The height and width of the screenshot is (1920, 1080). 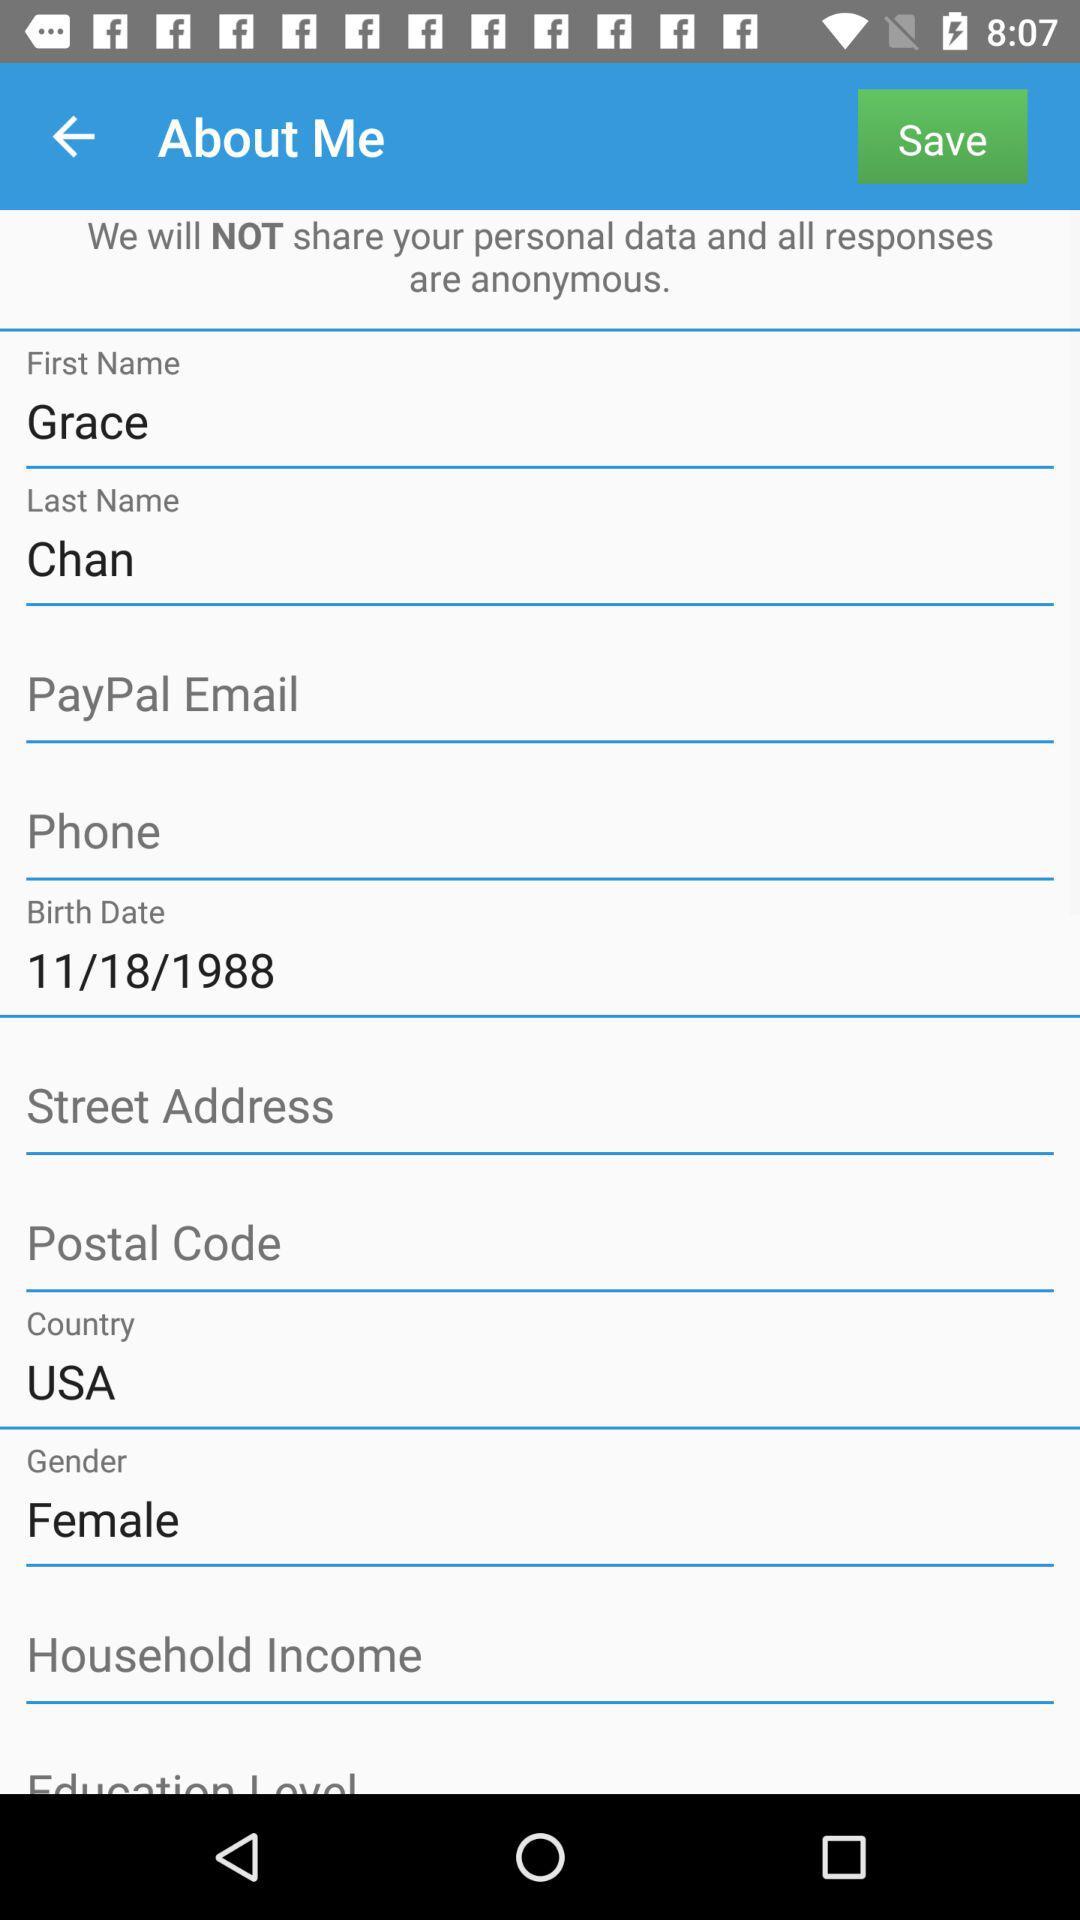 What do you see at coordinates (540, 1777) in the screenshot?
I see `digit the education level` at bounding box center [540, 1777].